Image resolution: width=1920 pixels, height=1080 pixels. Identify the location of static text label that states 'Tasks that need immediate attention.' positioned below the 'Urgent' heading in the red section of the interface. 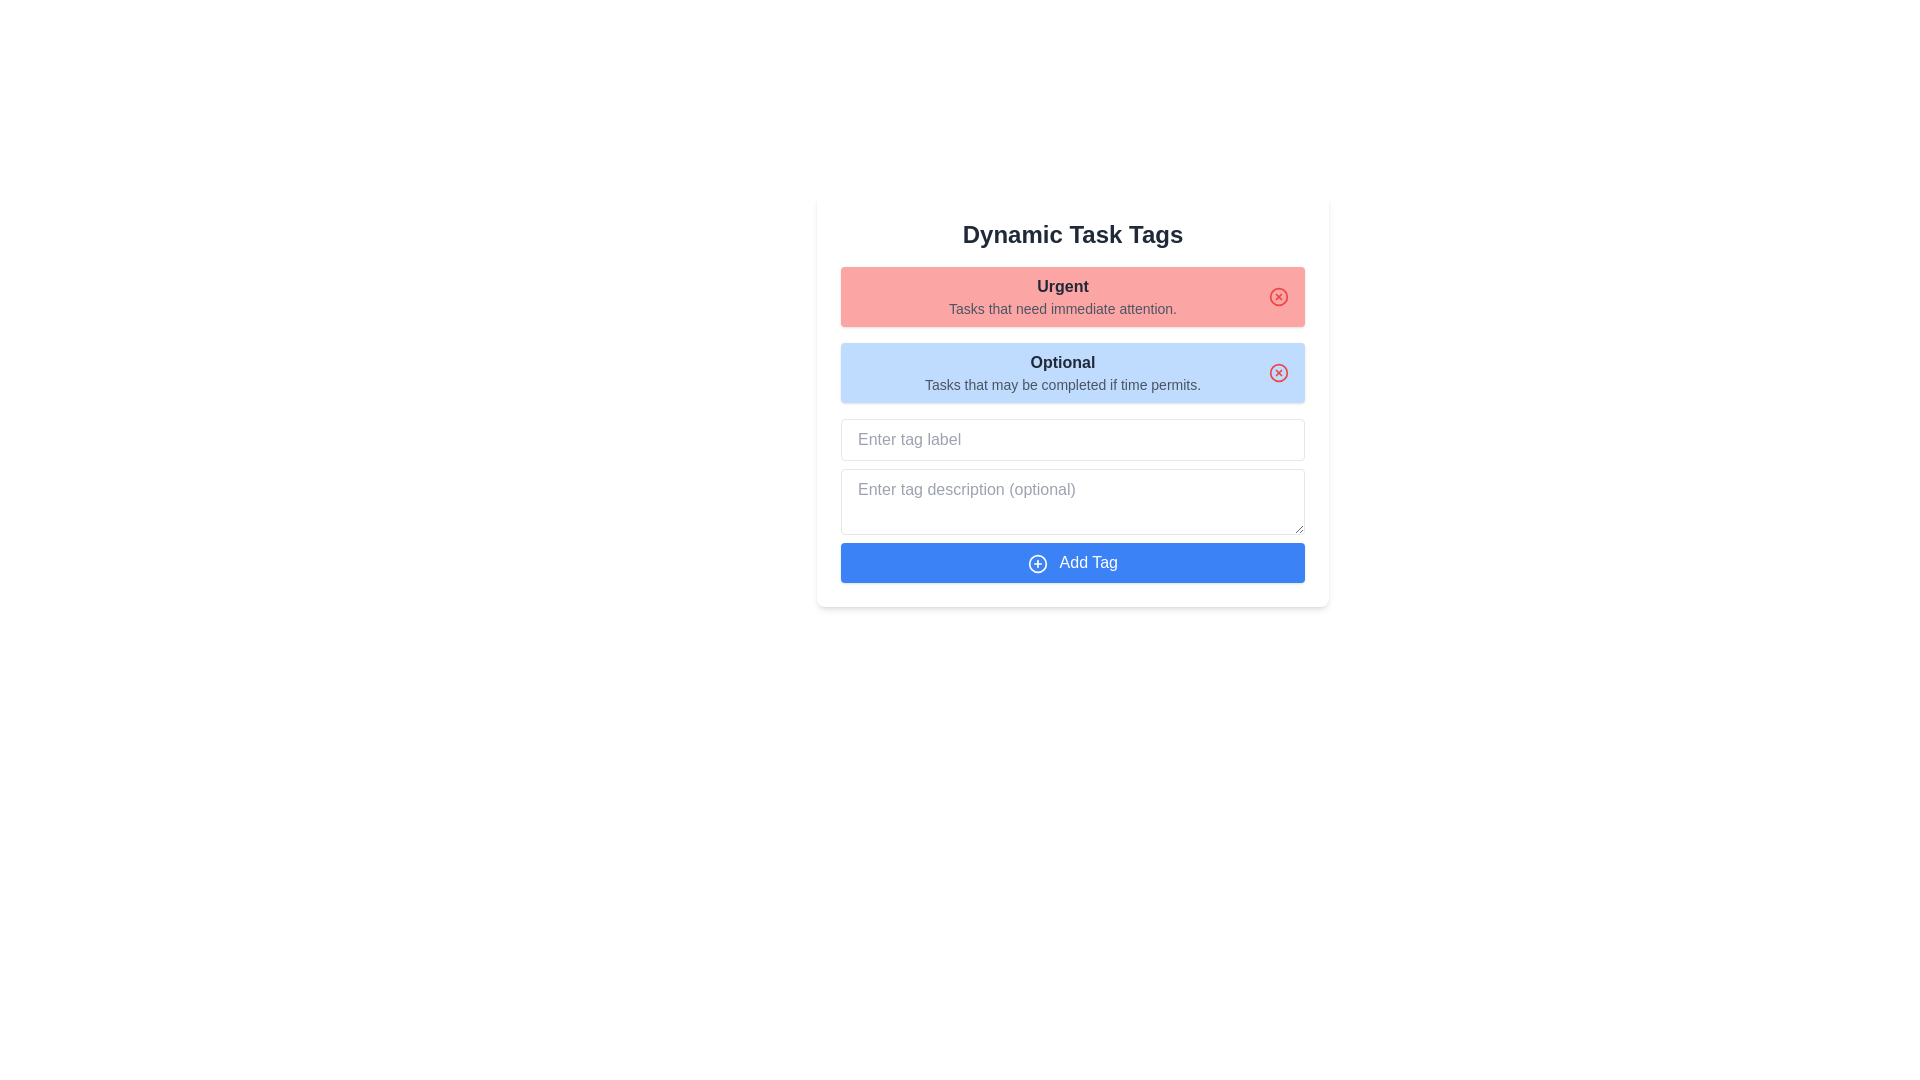
(1061, 308).